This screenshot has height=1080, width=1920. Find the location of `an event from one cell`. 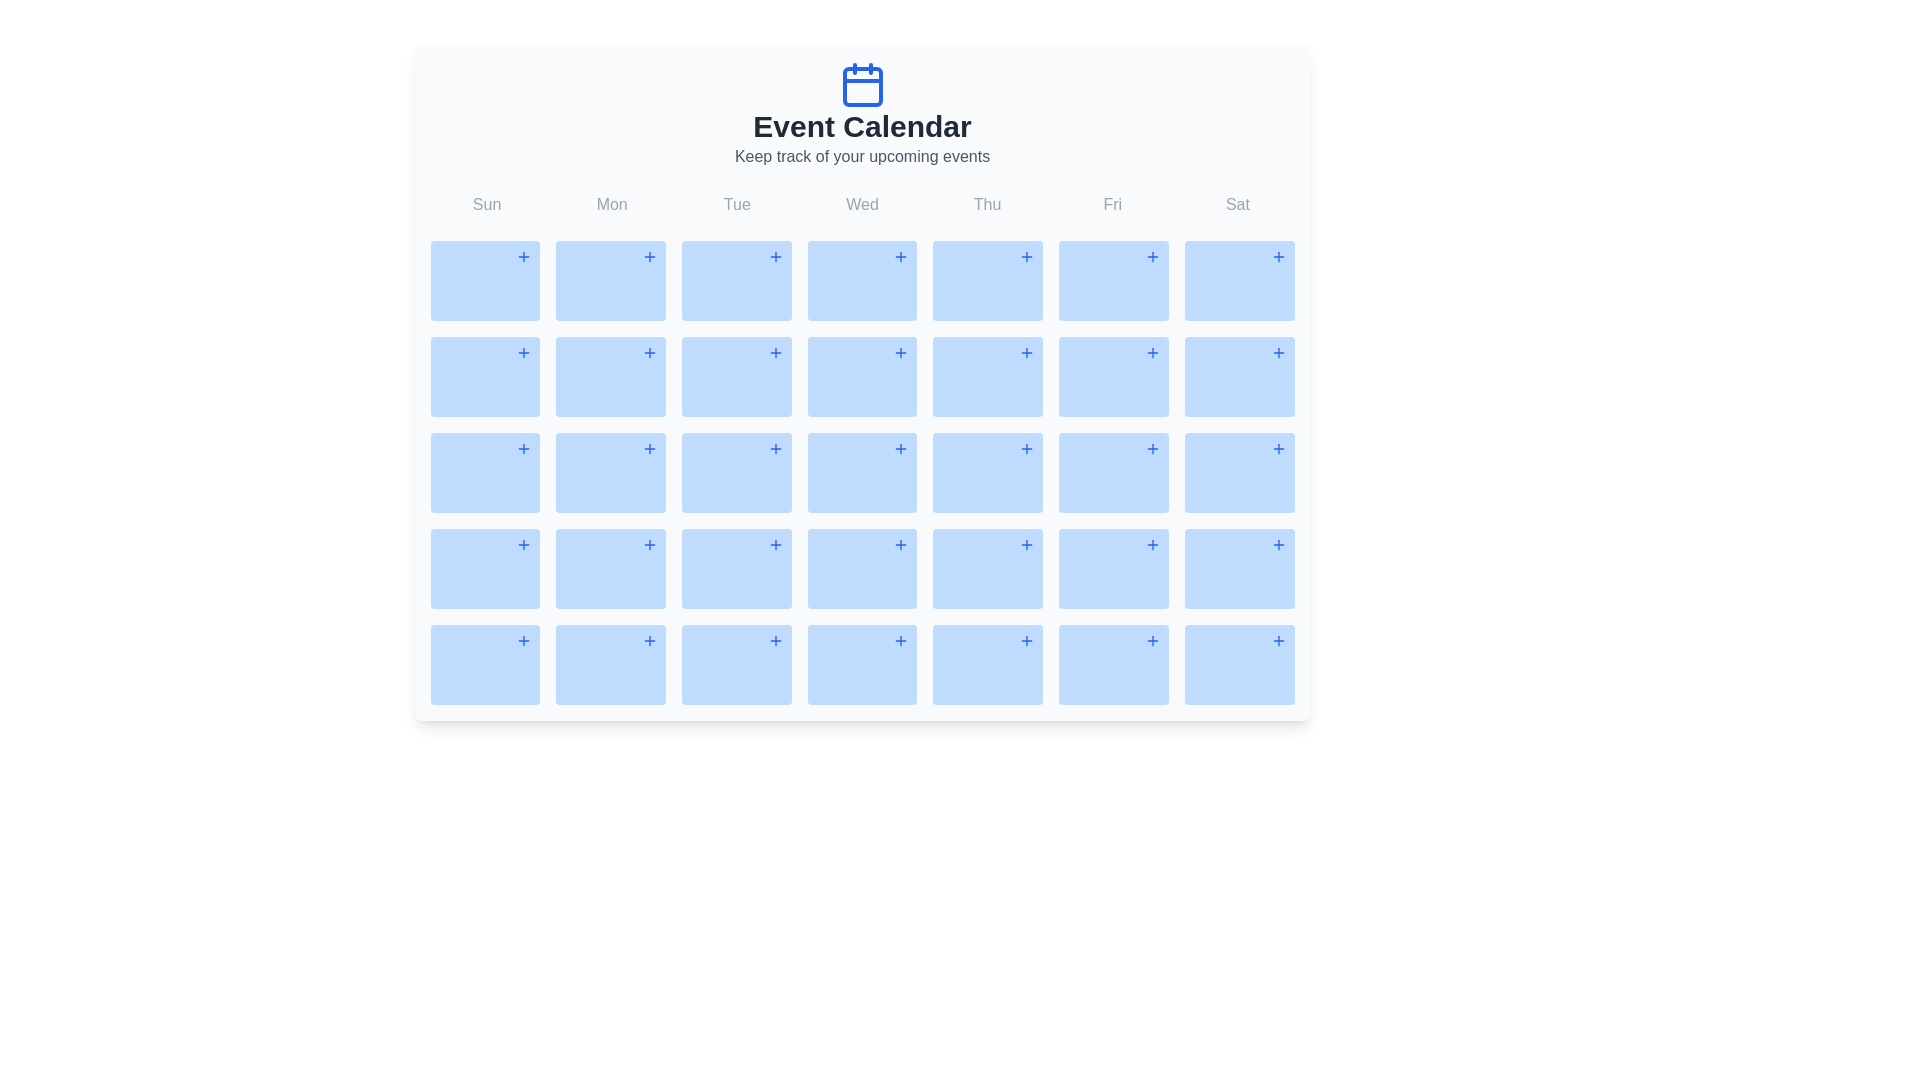

an event from one cell is located at coordinates (862, 447).